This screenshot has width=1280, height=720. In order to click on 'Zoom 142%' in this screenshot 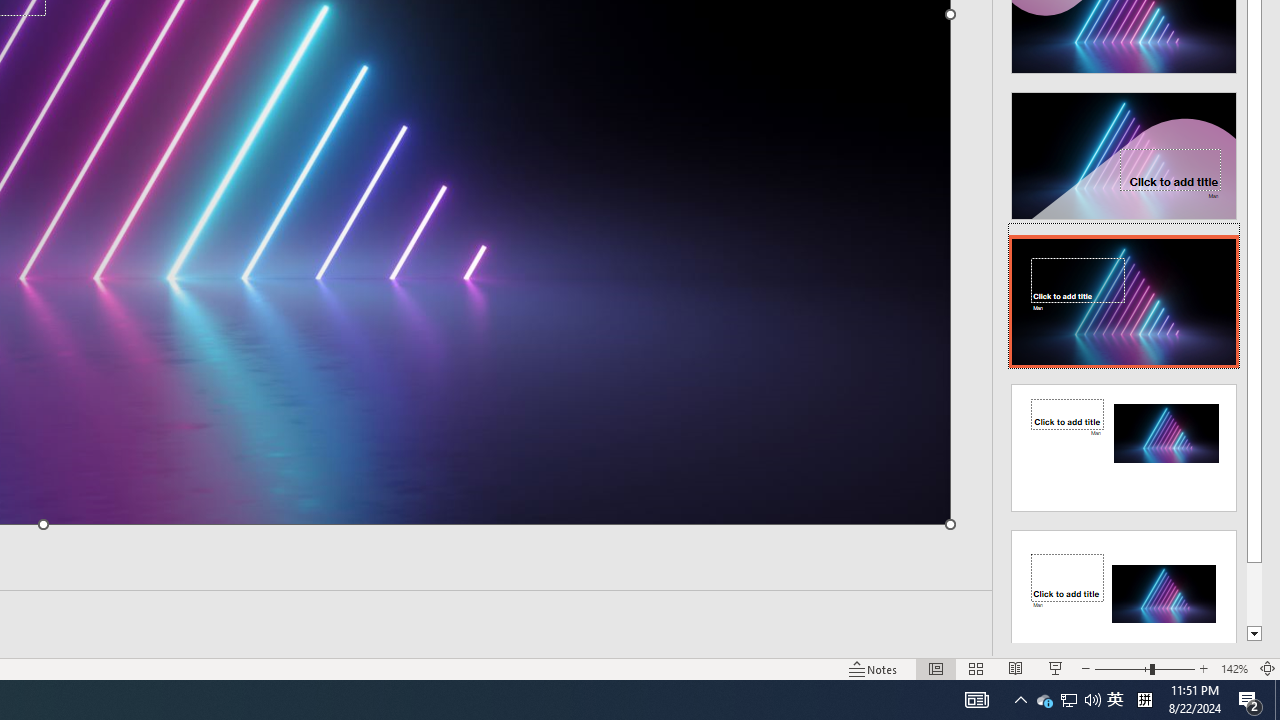, I will do `click(1233, 669)`.